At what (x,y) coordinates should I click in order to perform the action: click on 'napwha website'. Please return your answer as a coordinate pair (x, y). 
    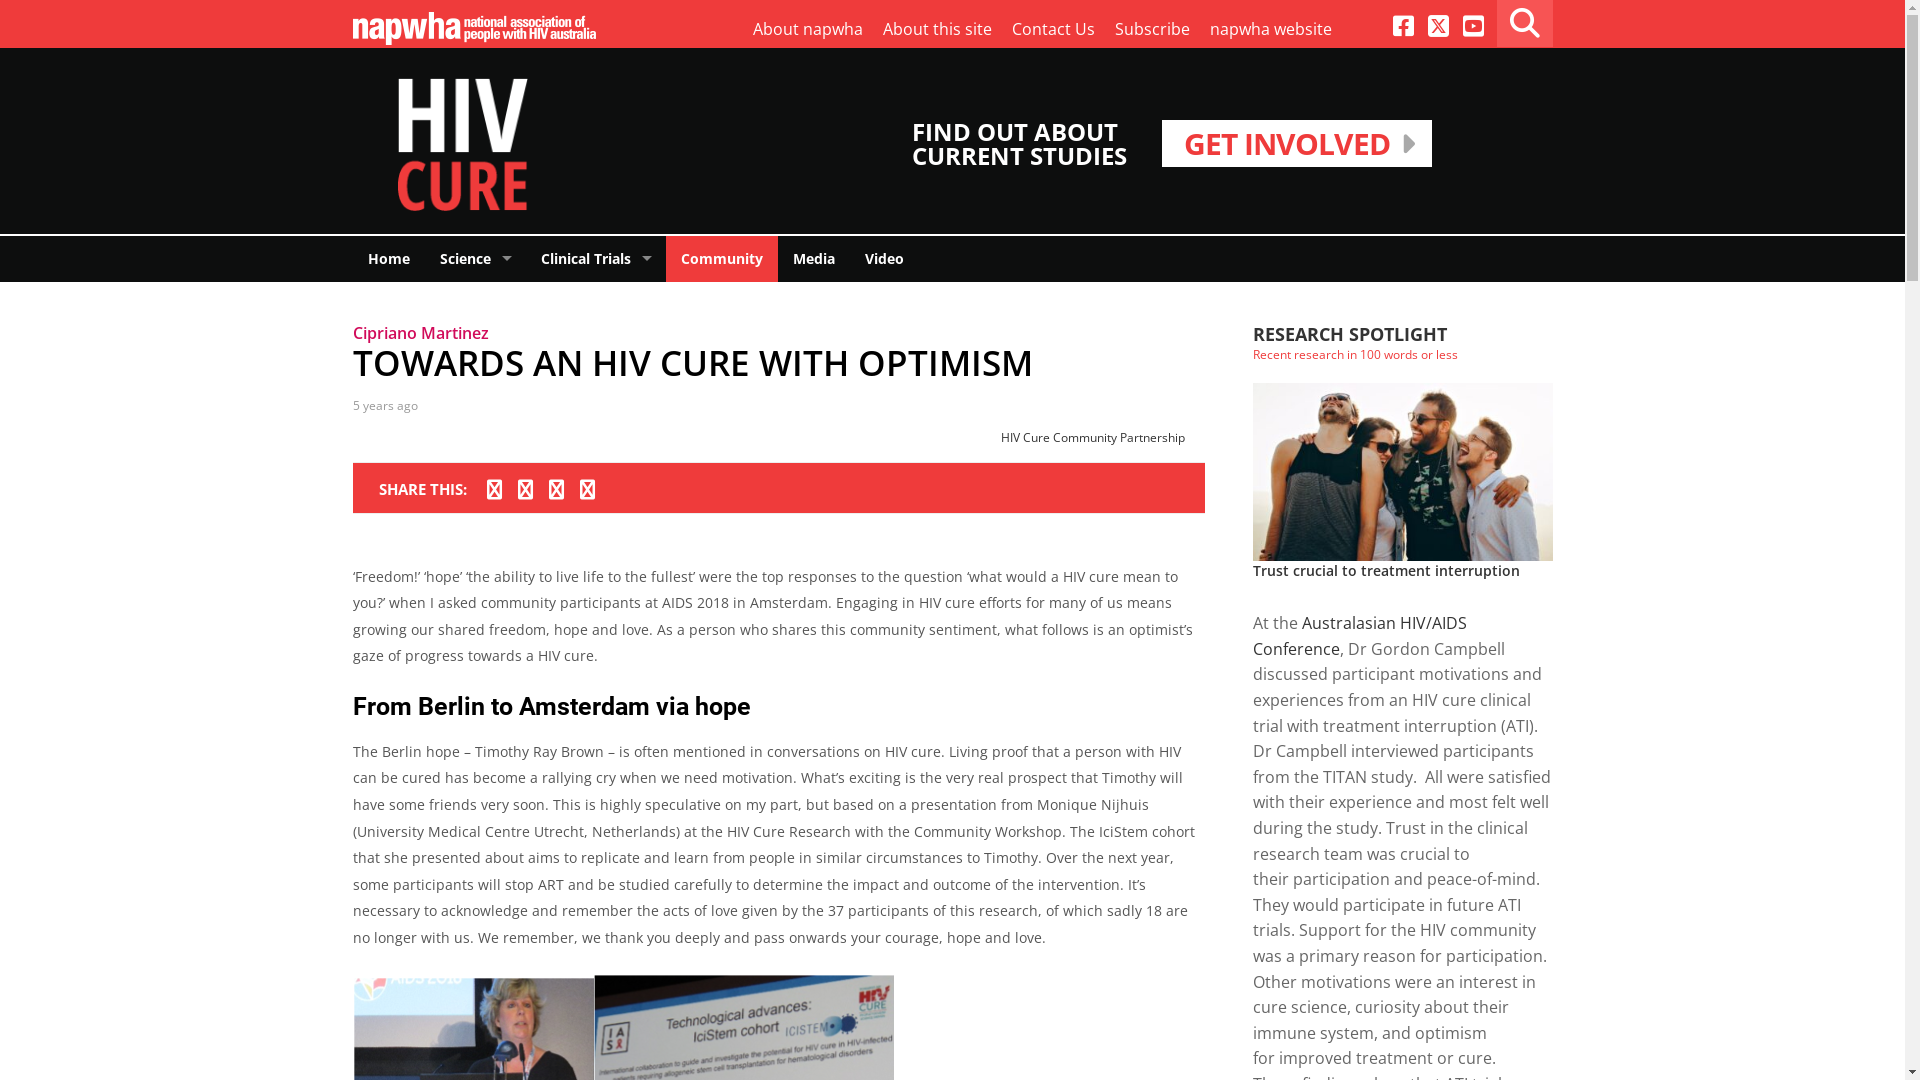
    Looking at the image, I should click on (1270, 30).